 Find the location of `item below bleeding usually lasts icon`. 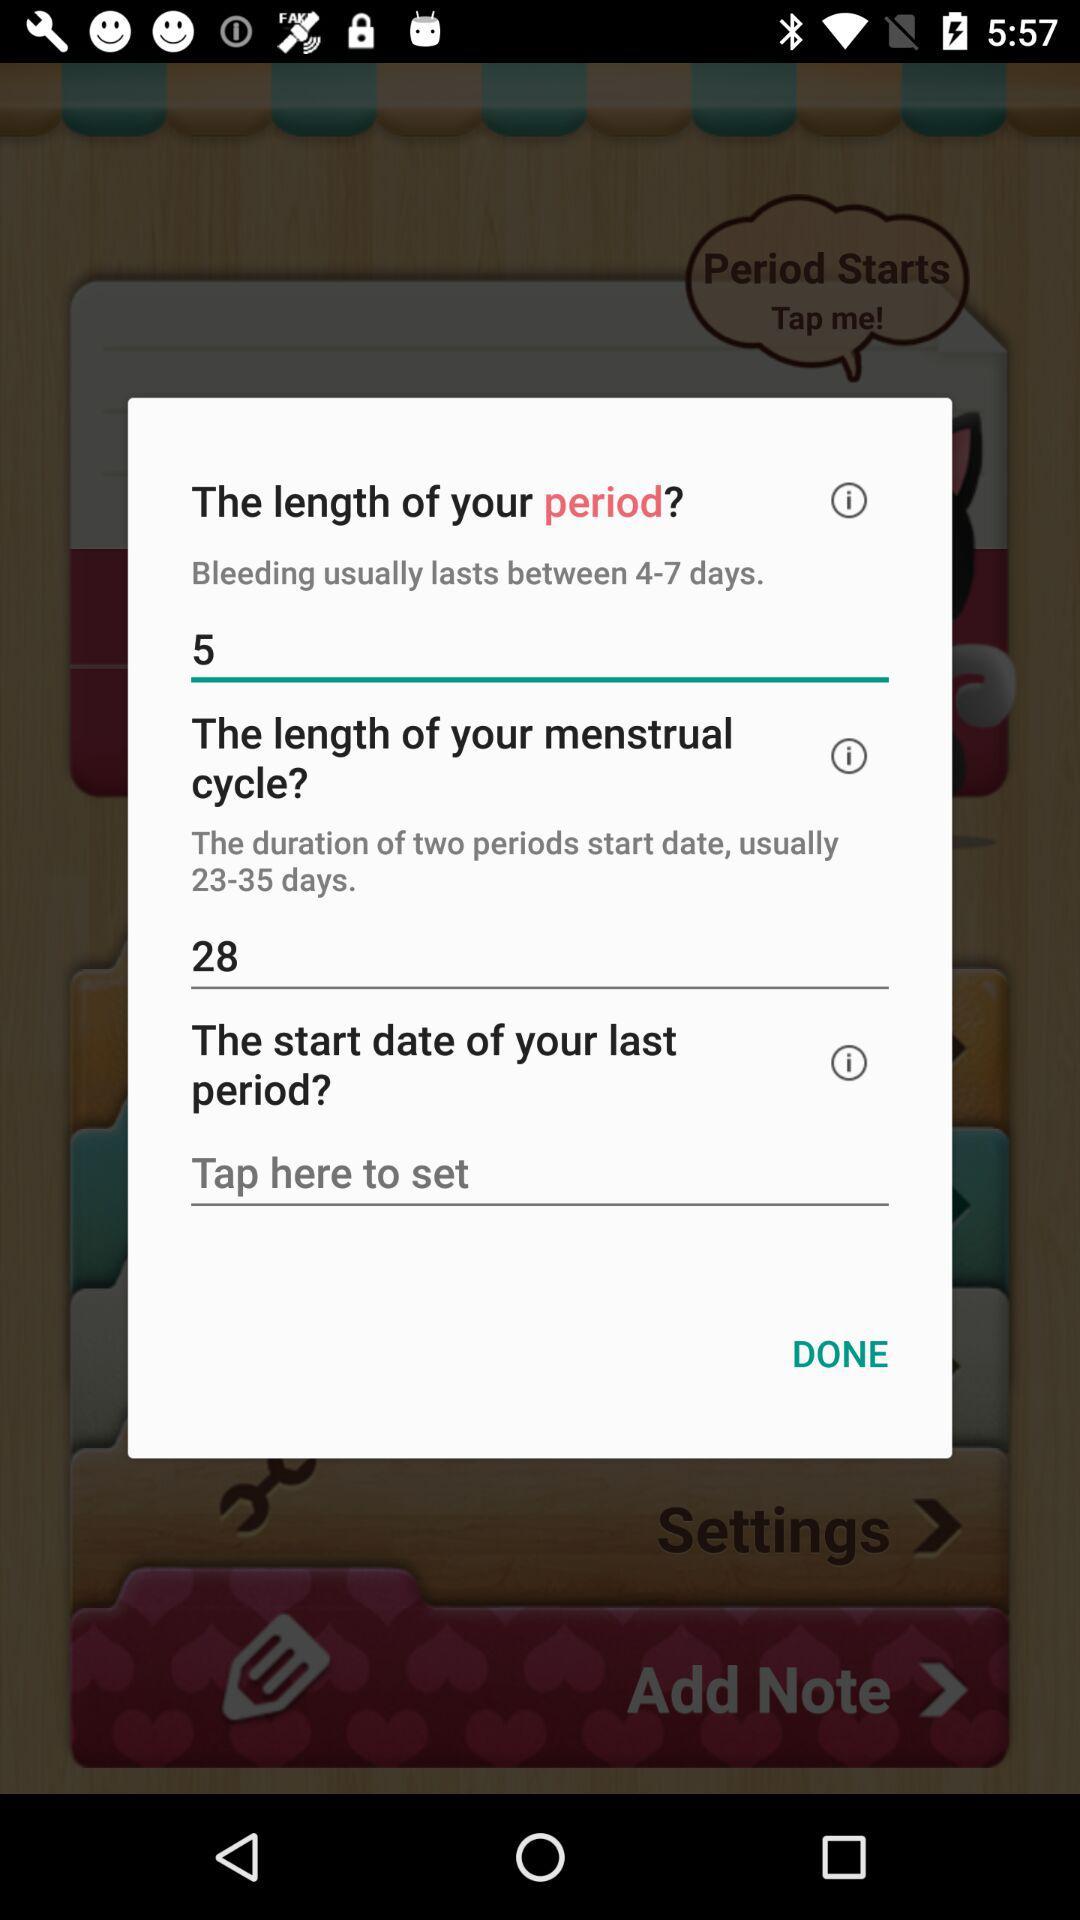

item below bleeding usually lasts icon is located at coordinates (540, 651).